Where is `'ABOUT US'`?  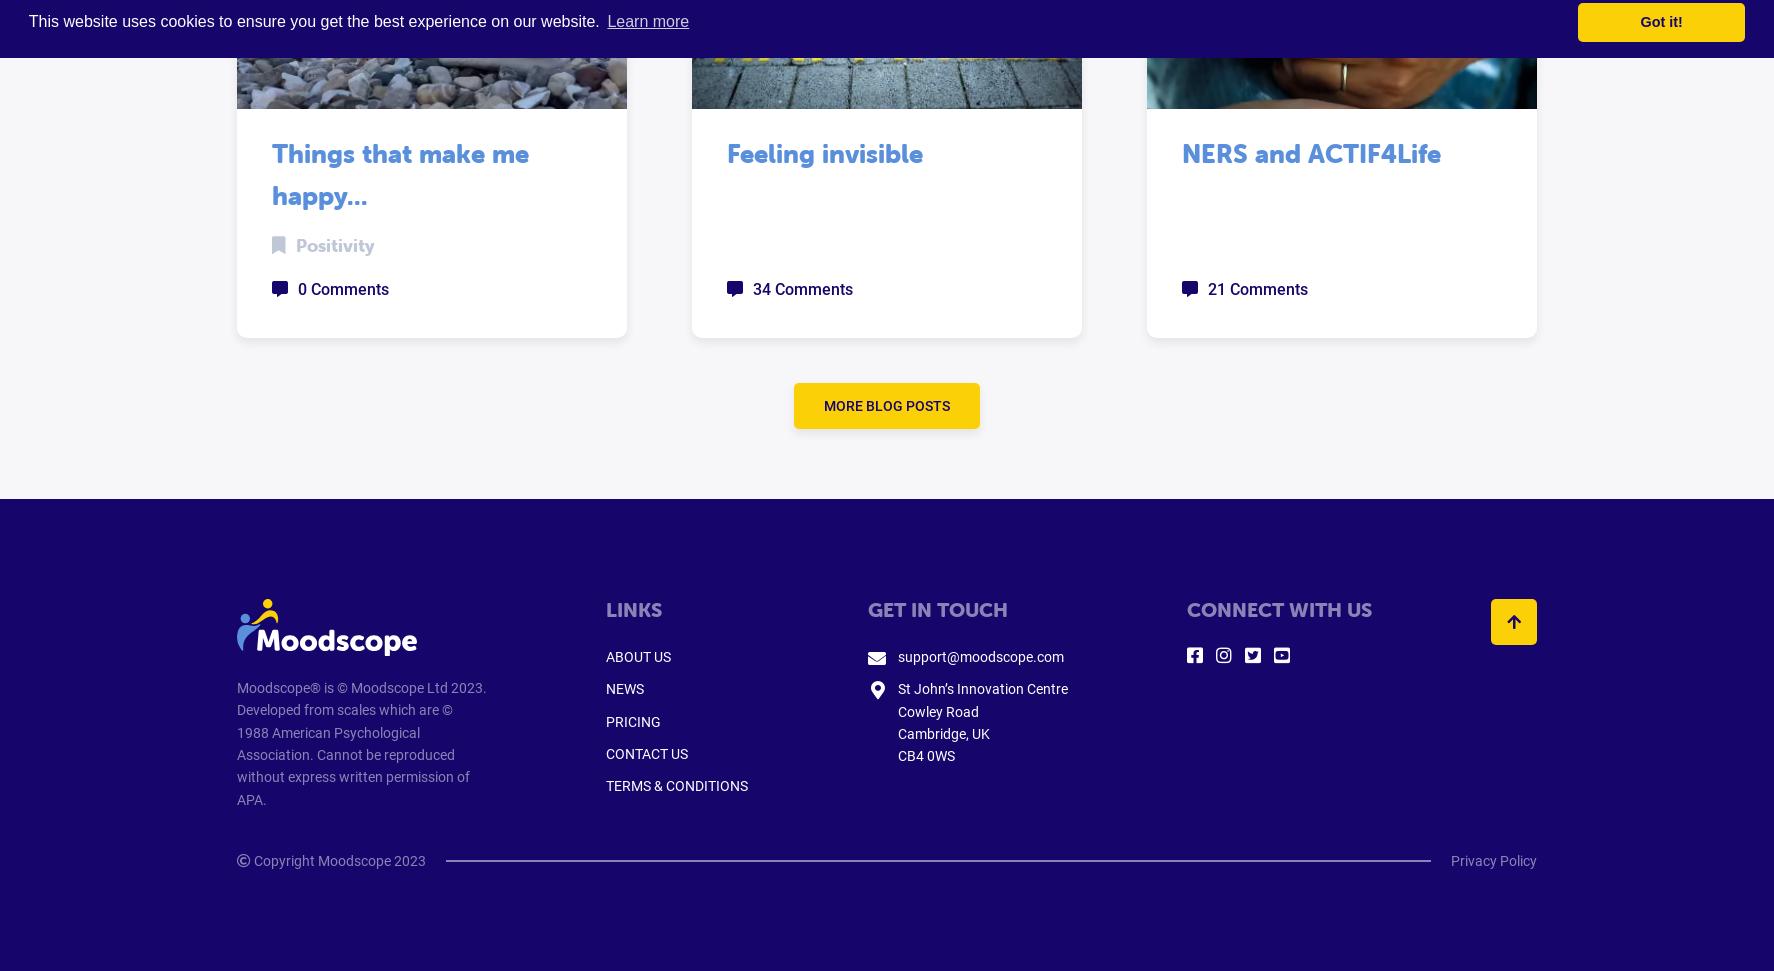 'ABOUT US' is located at coordinates (638, 656).